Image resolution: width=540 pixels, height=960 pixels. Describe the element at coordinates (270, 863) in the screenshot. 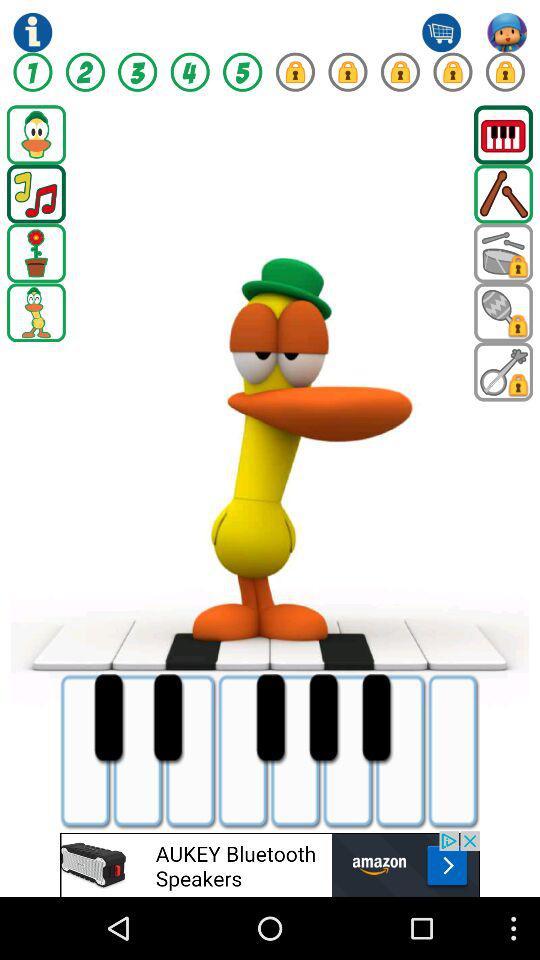

I see `emoji` at that location.